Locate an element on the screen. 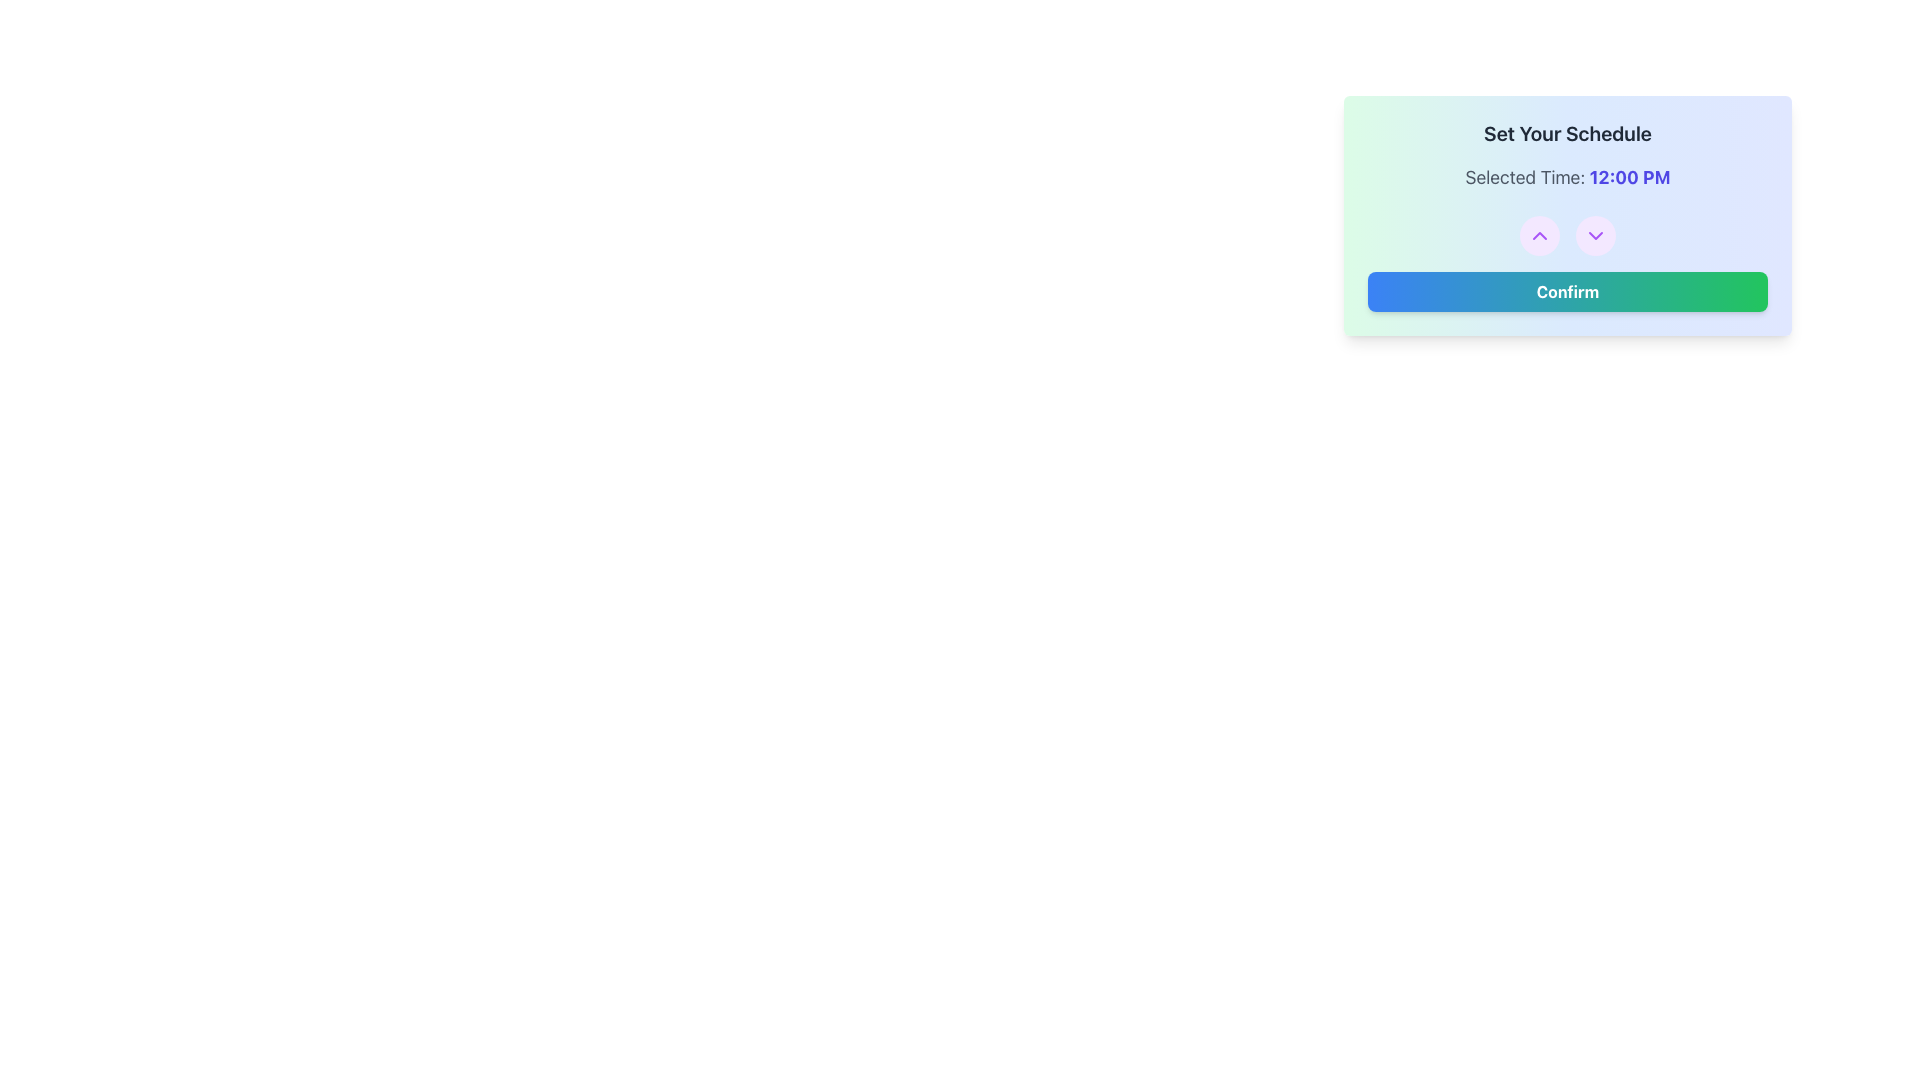 The height and width of the screenshot is (1080, 1920). the upward-pointing chevron icon with a purple color within a circular button to increment the time in the schedule settings panel is located at coordinates (1539, 234).